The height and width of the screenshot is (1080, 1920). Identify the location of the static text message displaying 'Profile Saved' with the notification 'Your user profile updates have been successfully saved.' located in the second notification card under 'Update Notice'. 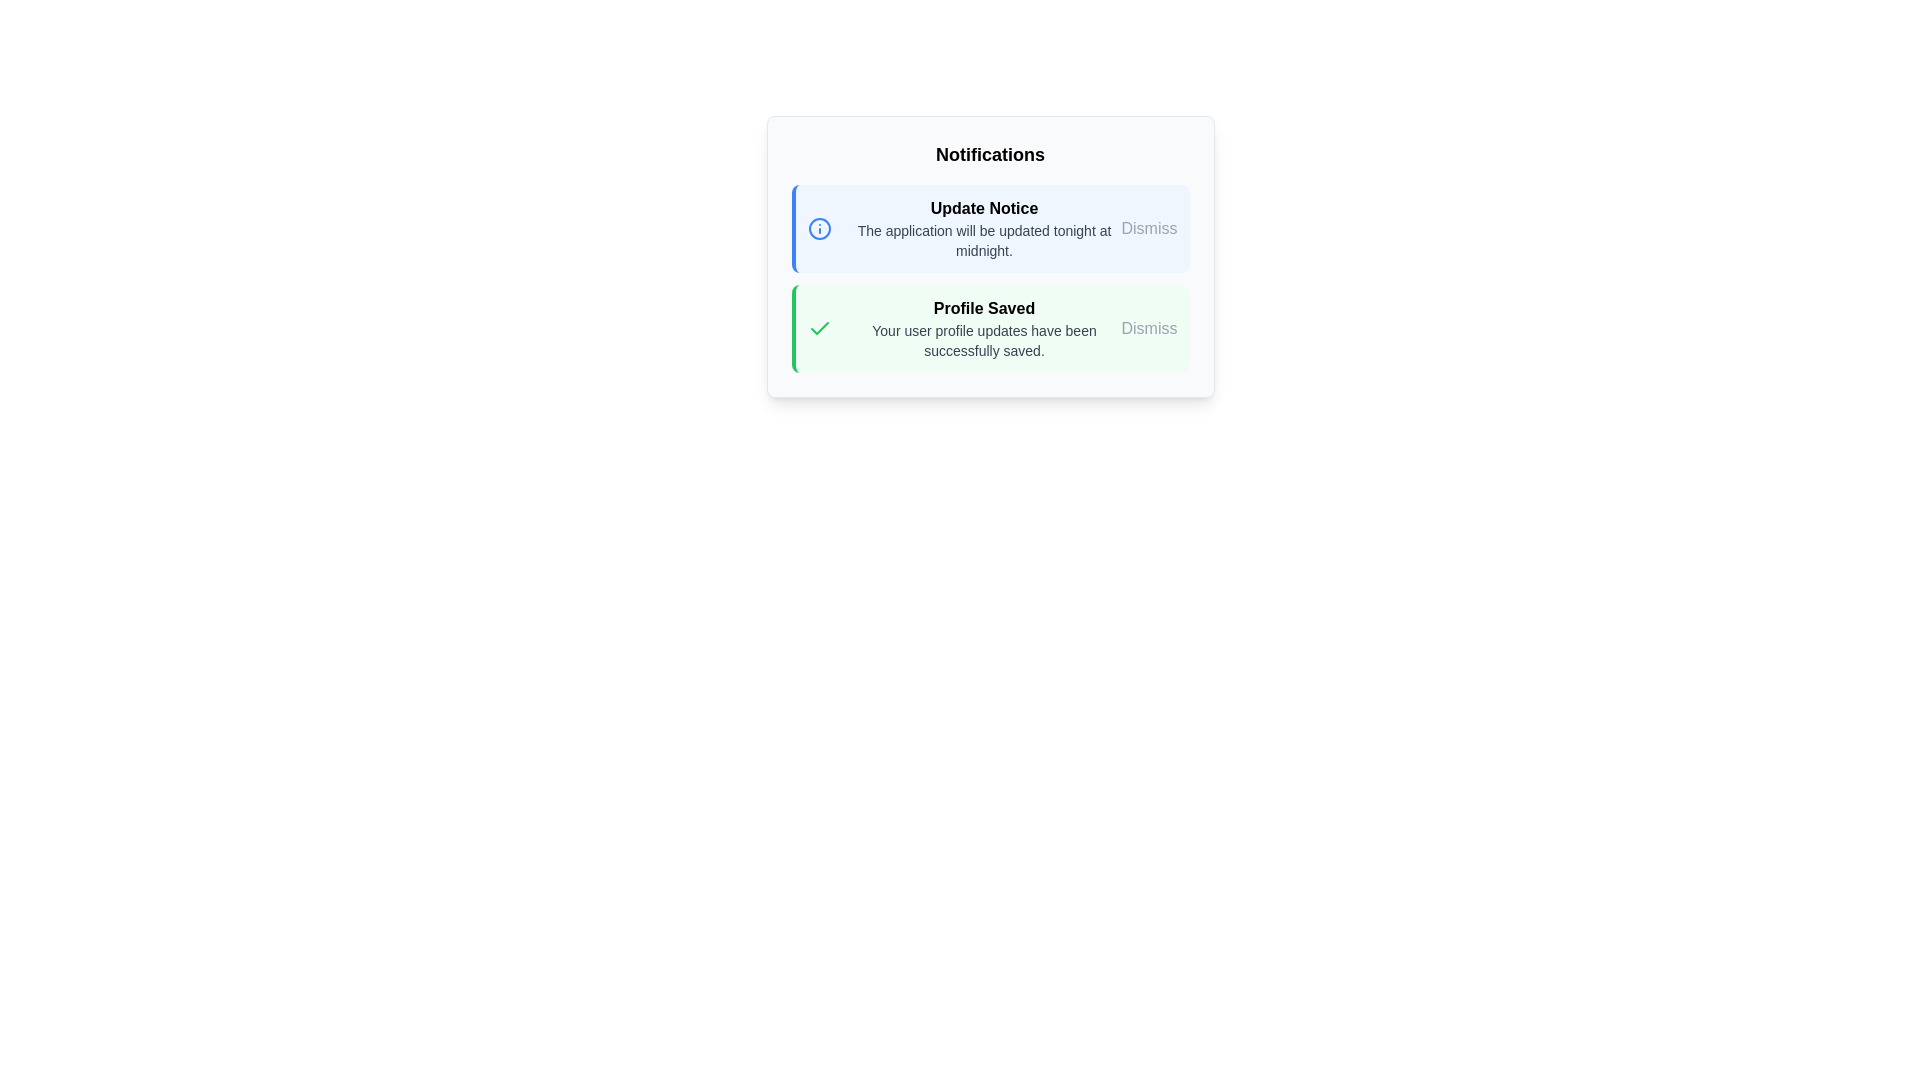
(984, 327).